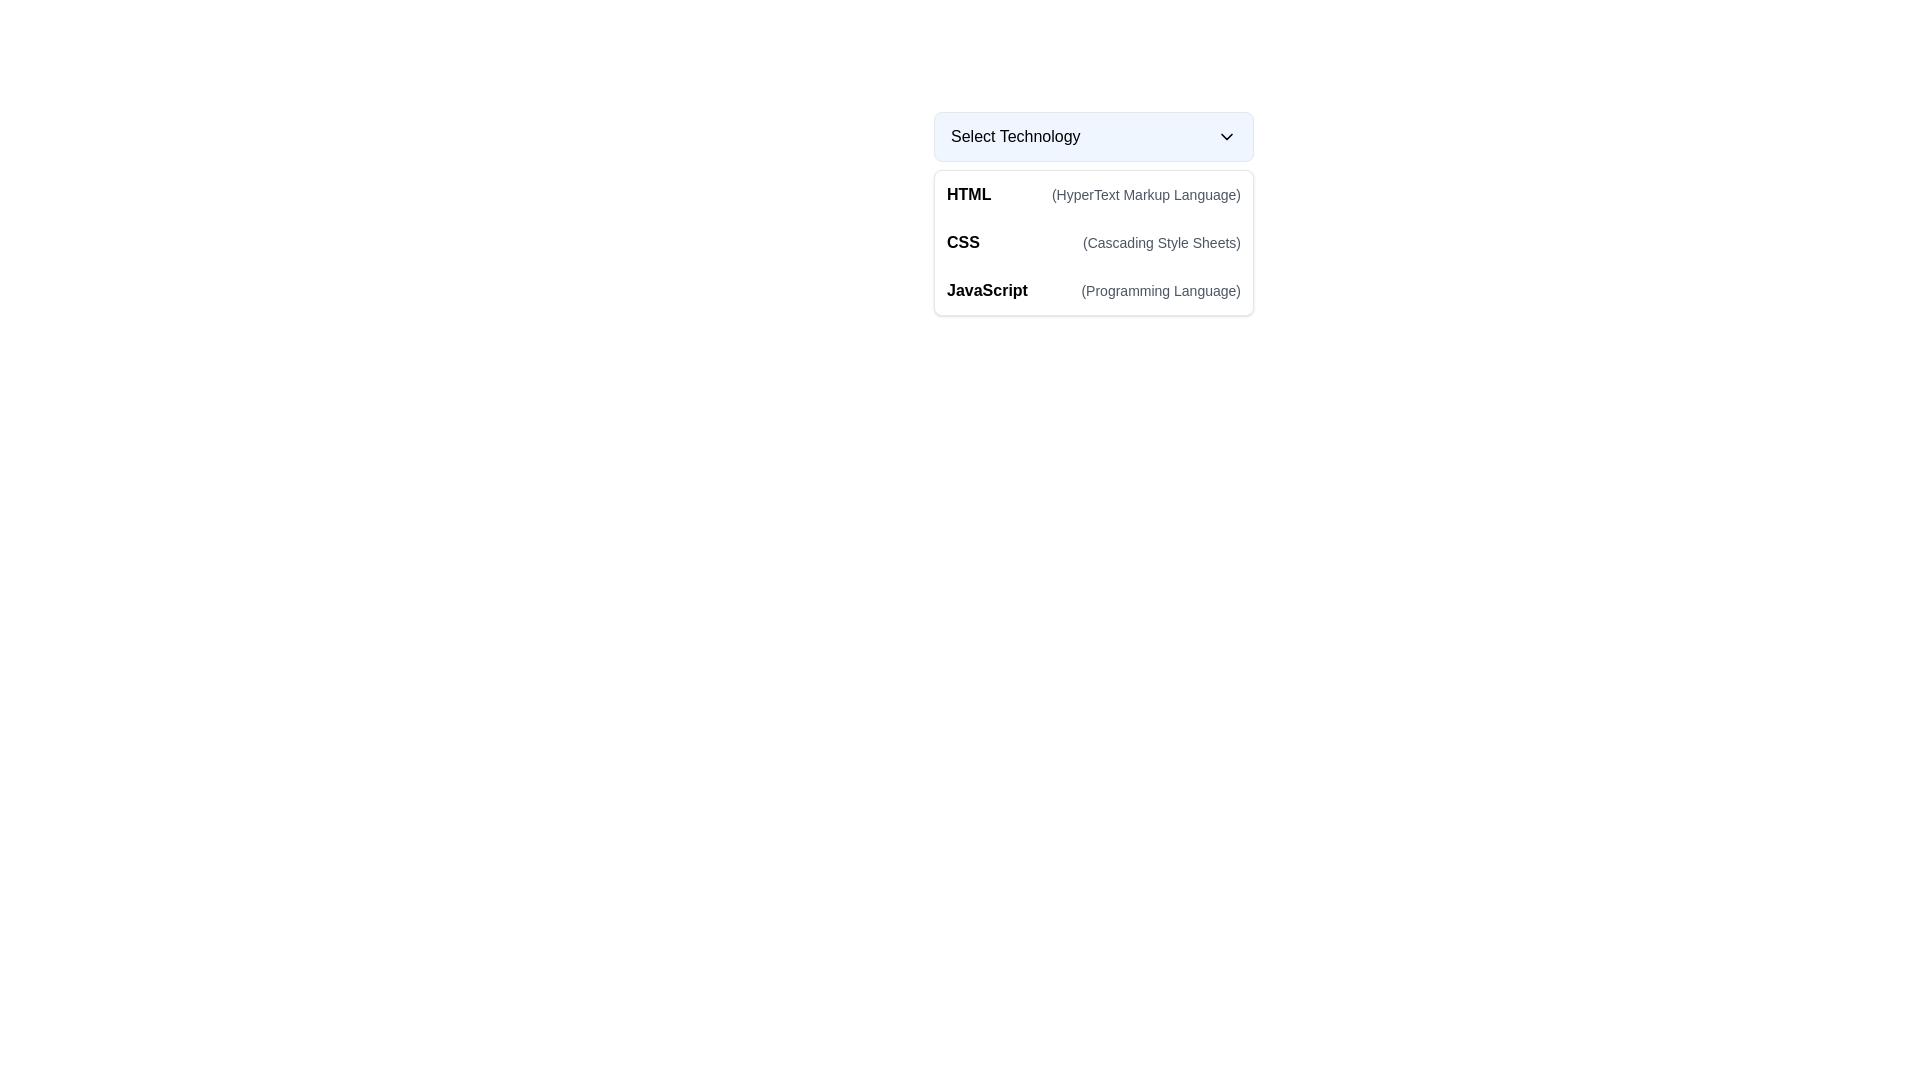  Describe the element at coordinates (1161, 242) in the screenshot. I see `the text label reading '(Cascading Style Sheets)' which is styled with a smaller font size, lighter gray color, and positioned to the right of the 'CSS' text label beneath the 'Select Technology' dropdown` at that location.